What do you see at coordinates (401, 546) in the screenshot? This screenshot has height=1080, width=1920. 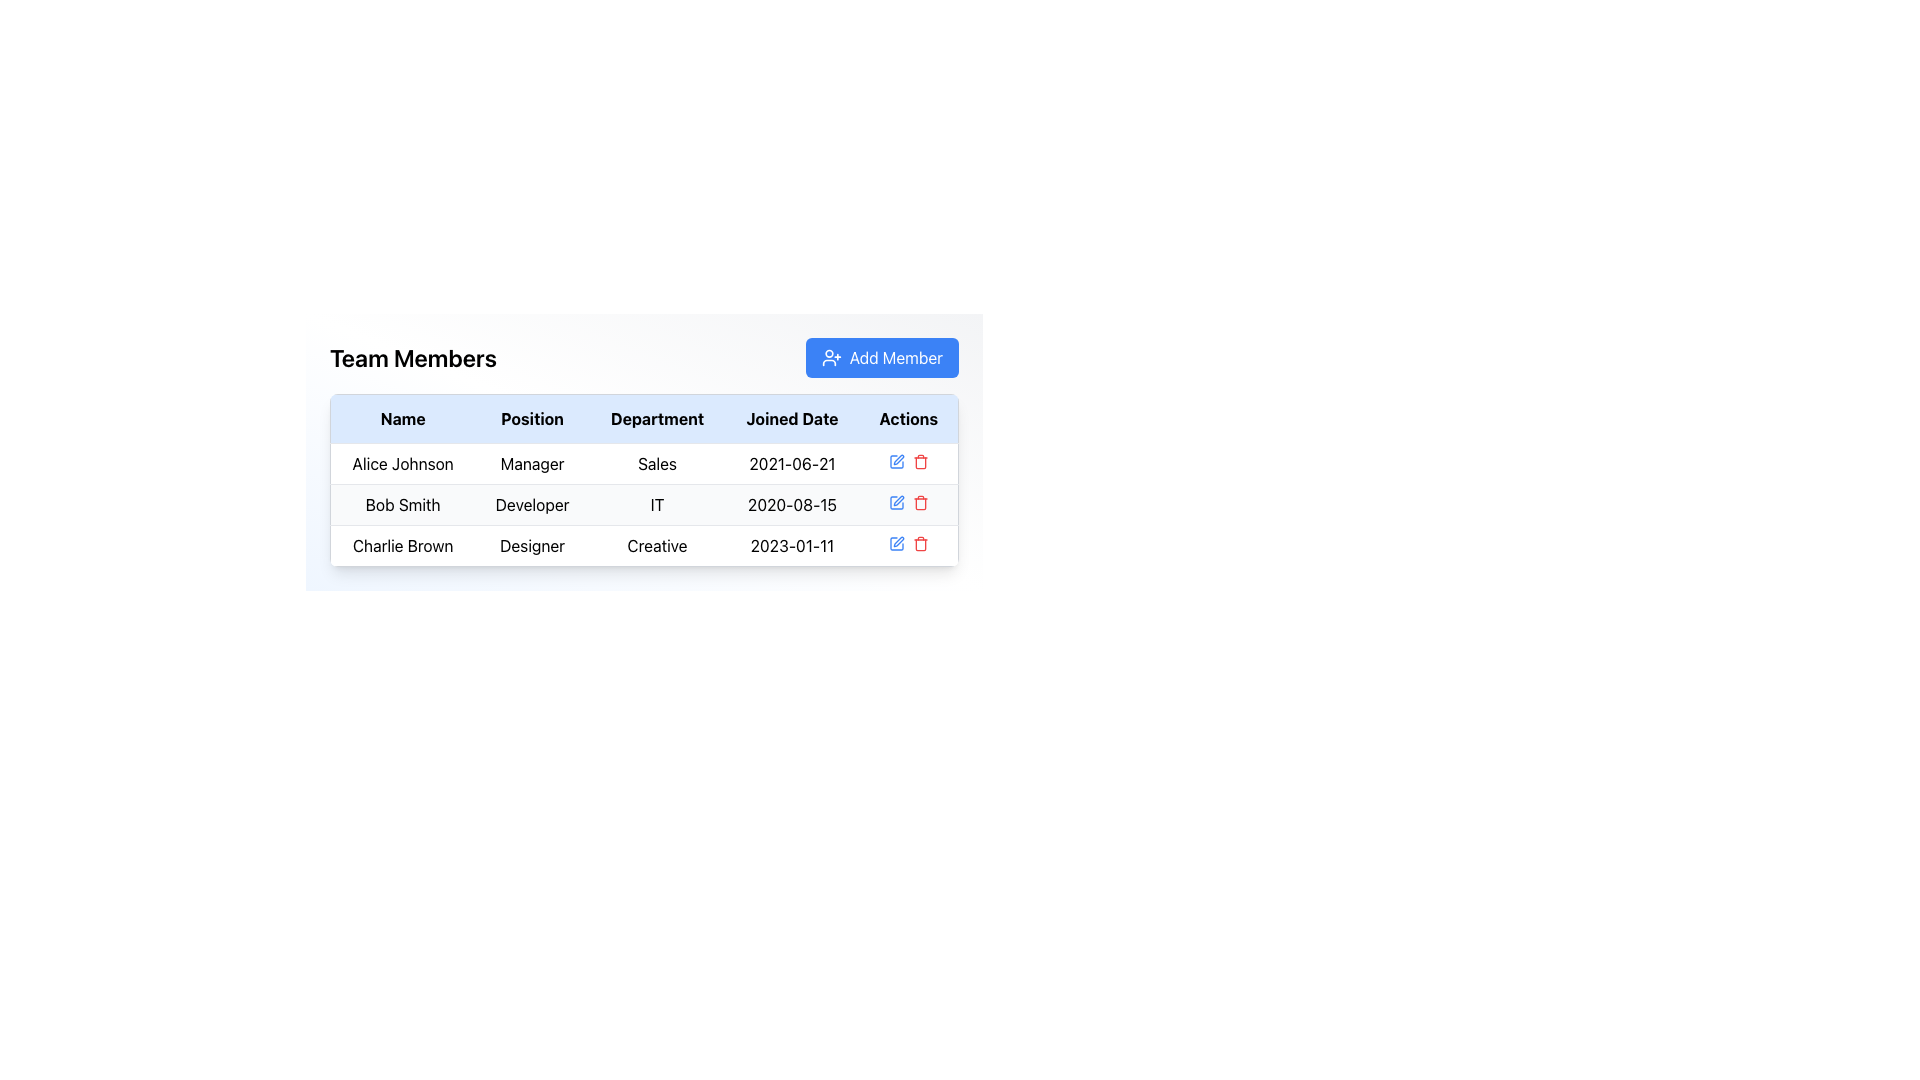 I see `the bold black text label displaying the name 'Charlie Brown' located in the first cell of the third row under the 'Name' column of the 'Team Members' table` at bounding box center [401, 546].